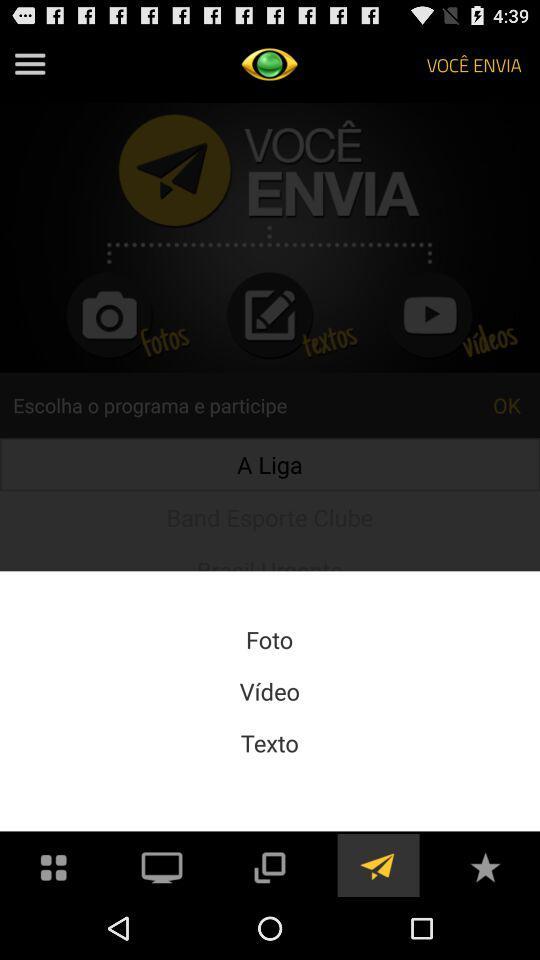  What do you see at coordinates (29, 64) in the screenshot?
I see `the menu icon in the top` at bounding box center [29, 64].